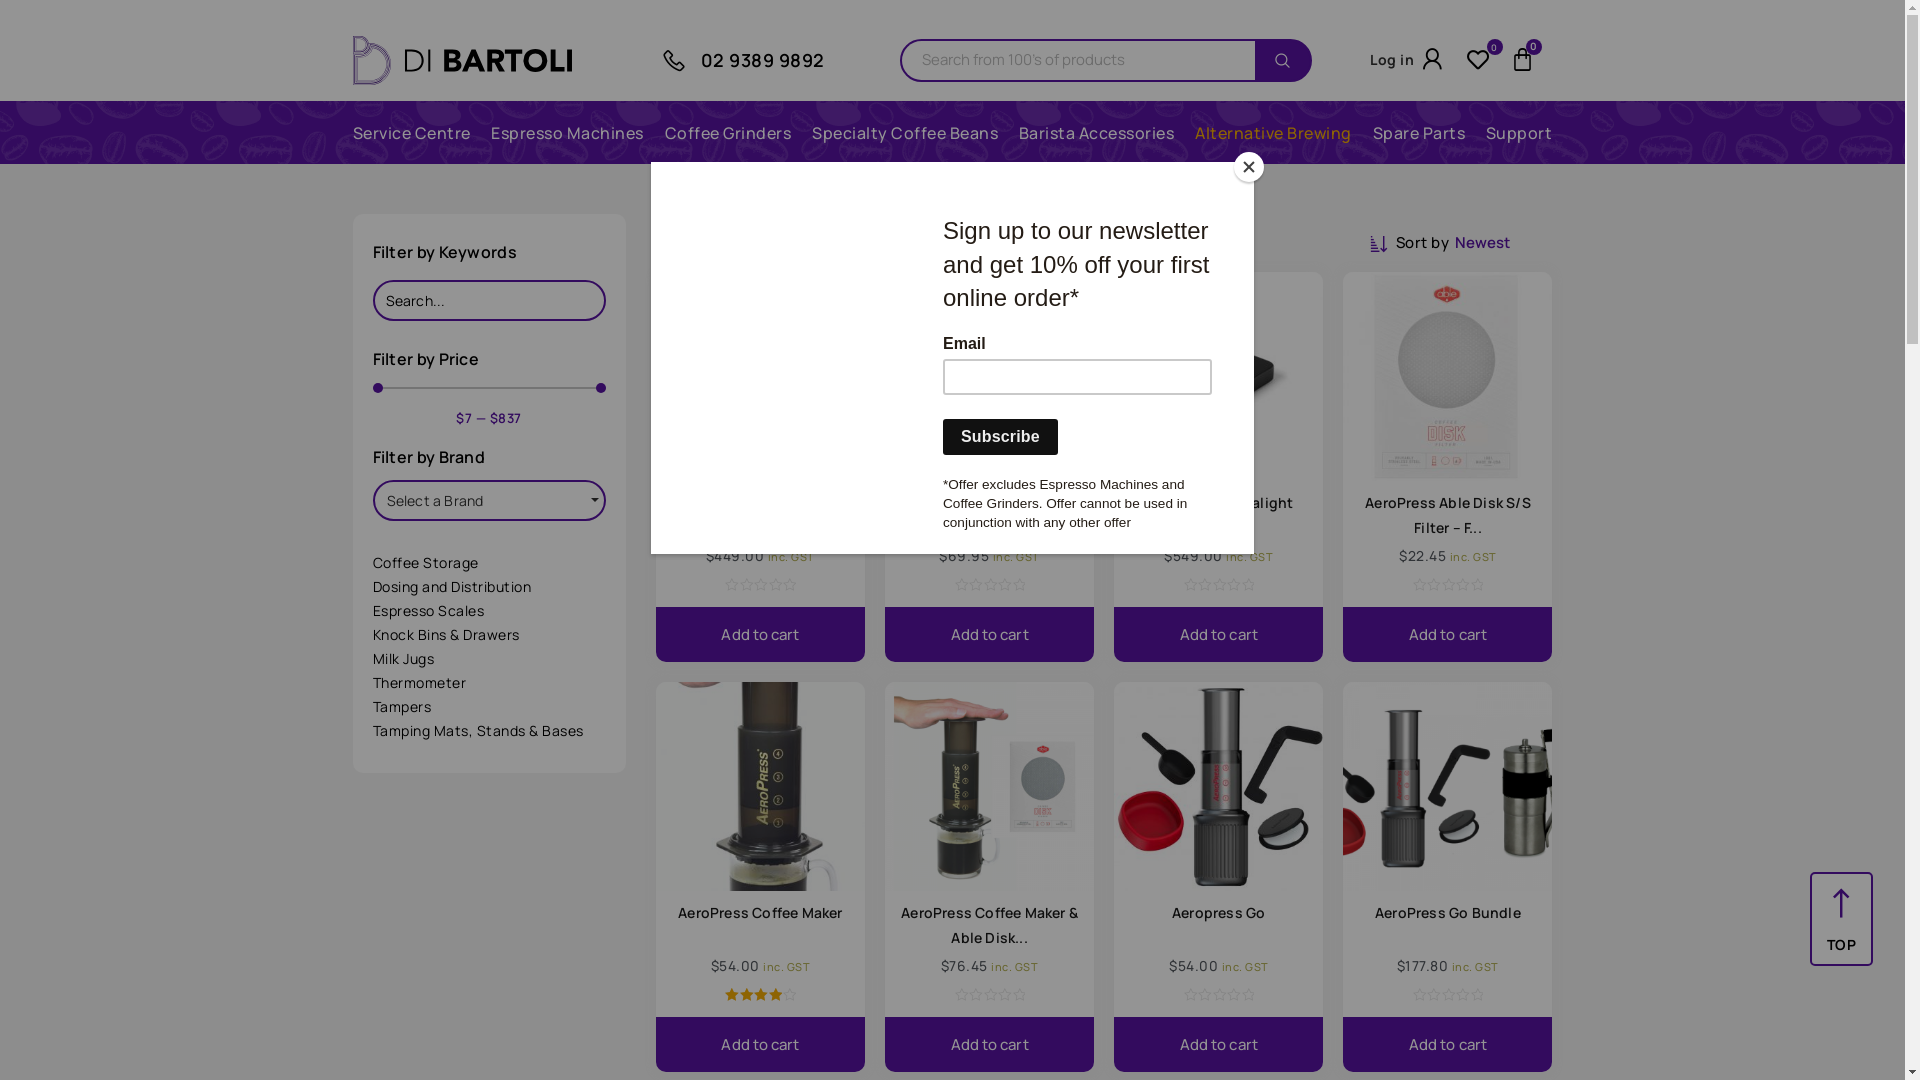 The image size is (1920, 1080). I want to click on 'Barista Accessories', so click(1096, 132).